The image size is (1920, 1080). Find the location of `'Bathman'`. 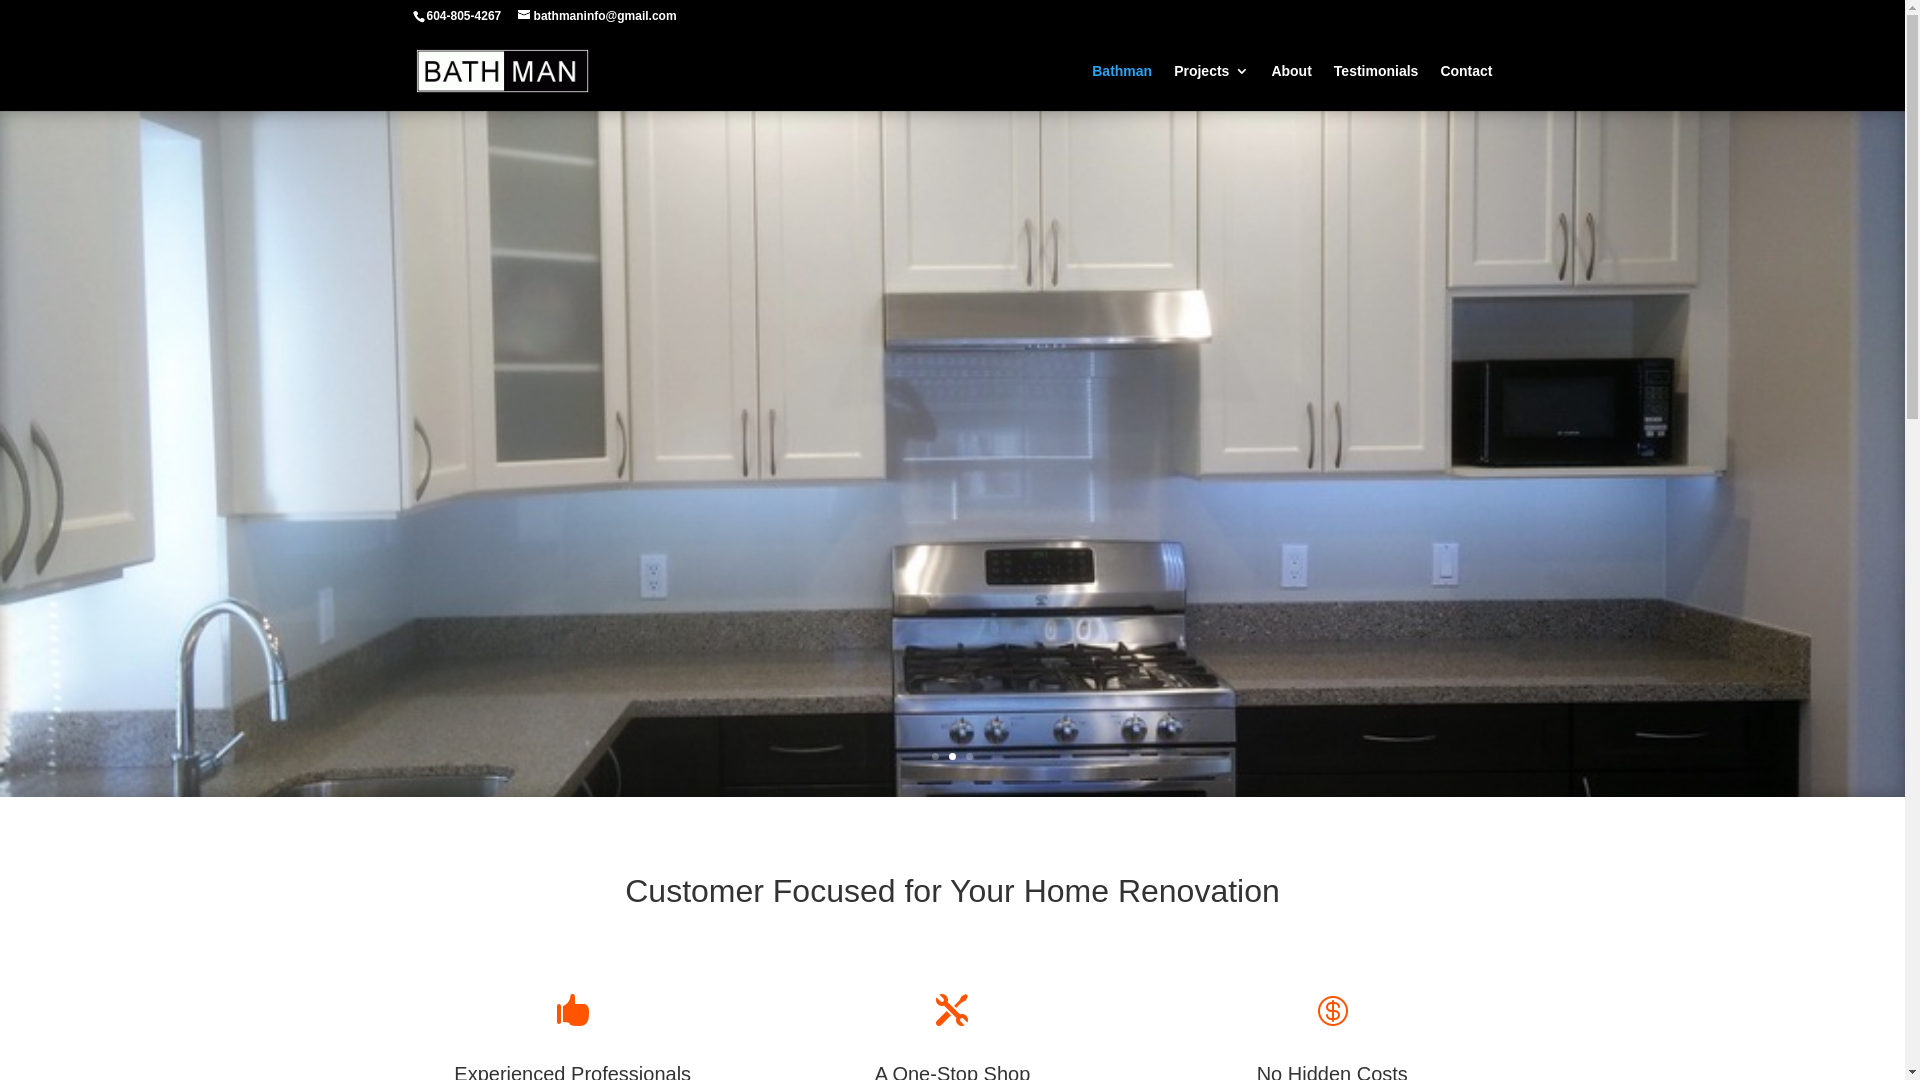

'Bathman' is located at coordinates (1122, 86).